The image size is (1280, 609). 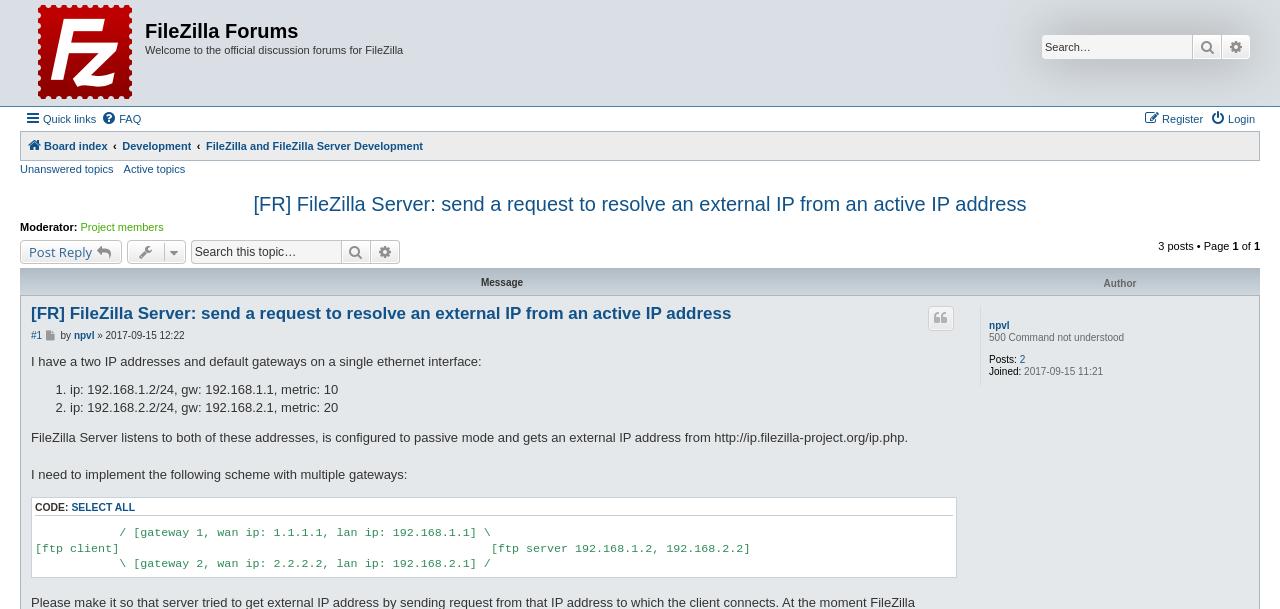 I want to click on 'I have a two IP addresses and default gateways on a single ethernet interface:', so click(x=255, y=360).